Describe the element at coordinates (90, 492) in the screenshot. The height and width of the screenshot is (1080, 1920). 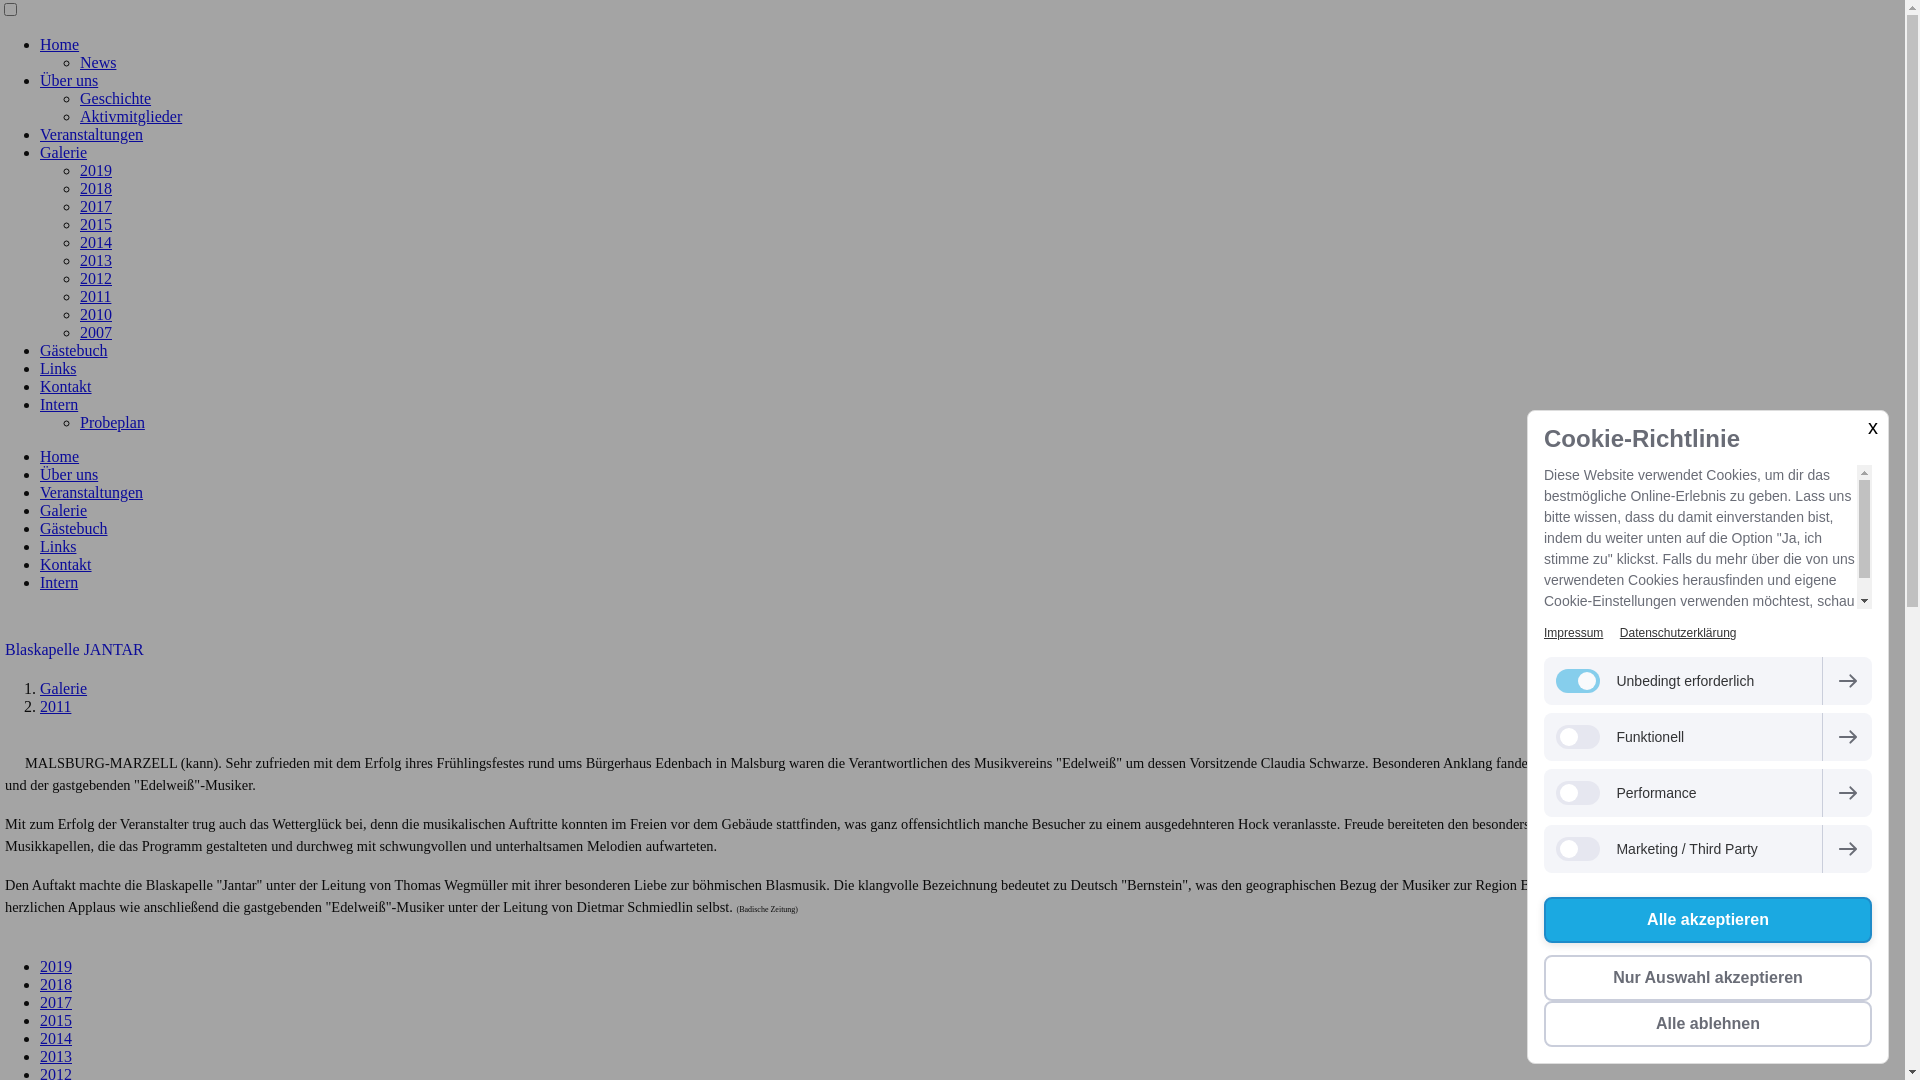
I see `'Veranstaltungen'` at that location.